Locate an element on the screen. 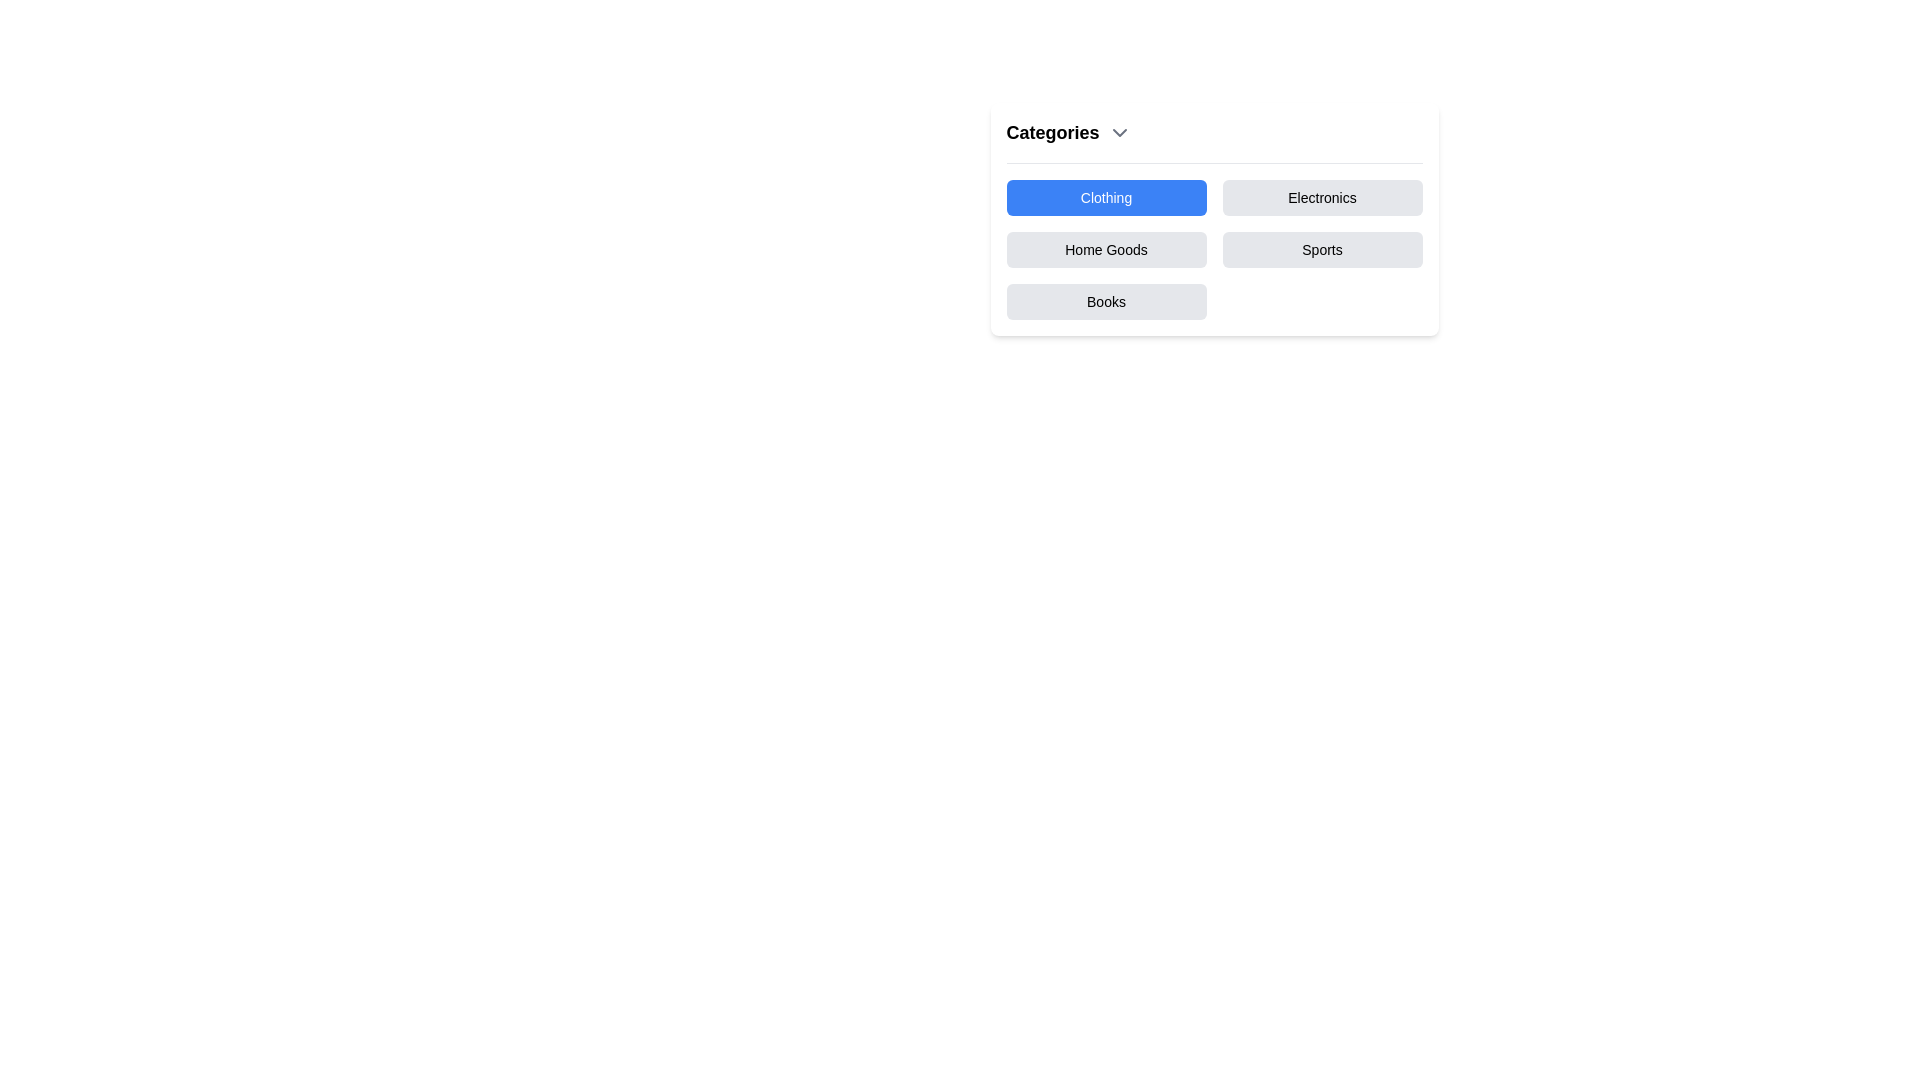 This screenshot has height=1080, width=1920. the dropdown indicator icon located immediately to the right of the 'Categories' text in the header area is located at coordinates (1118, 132).